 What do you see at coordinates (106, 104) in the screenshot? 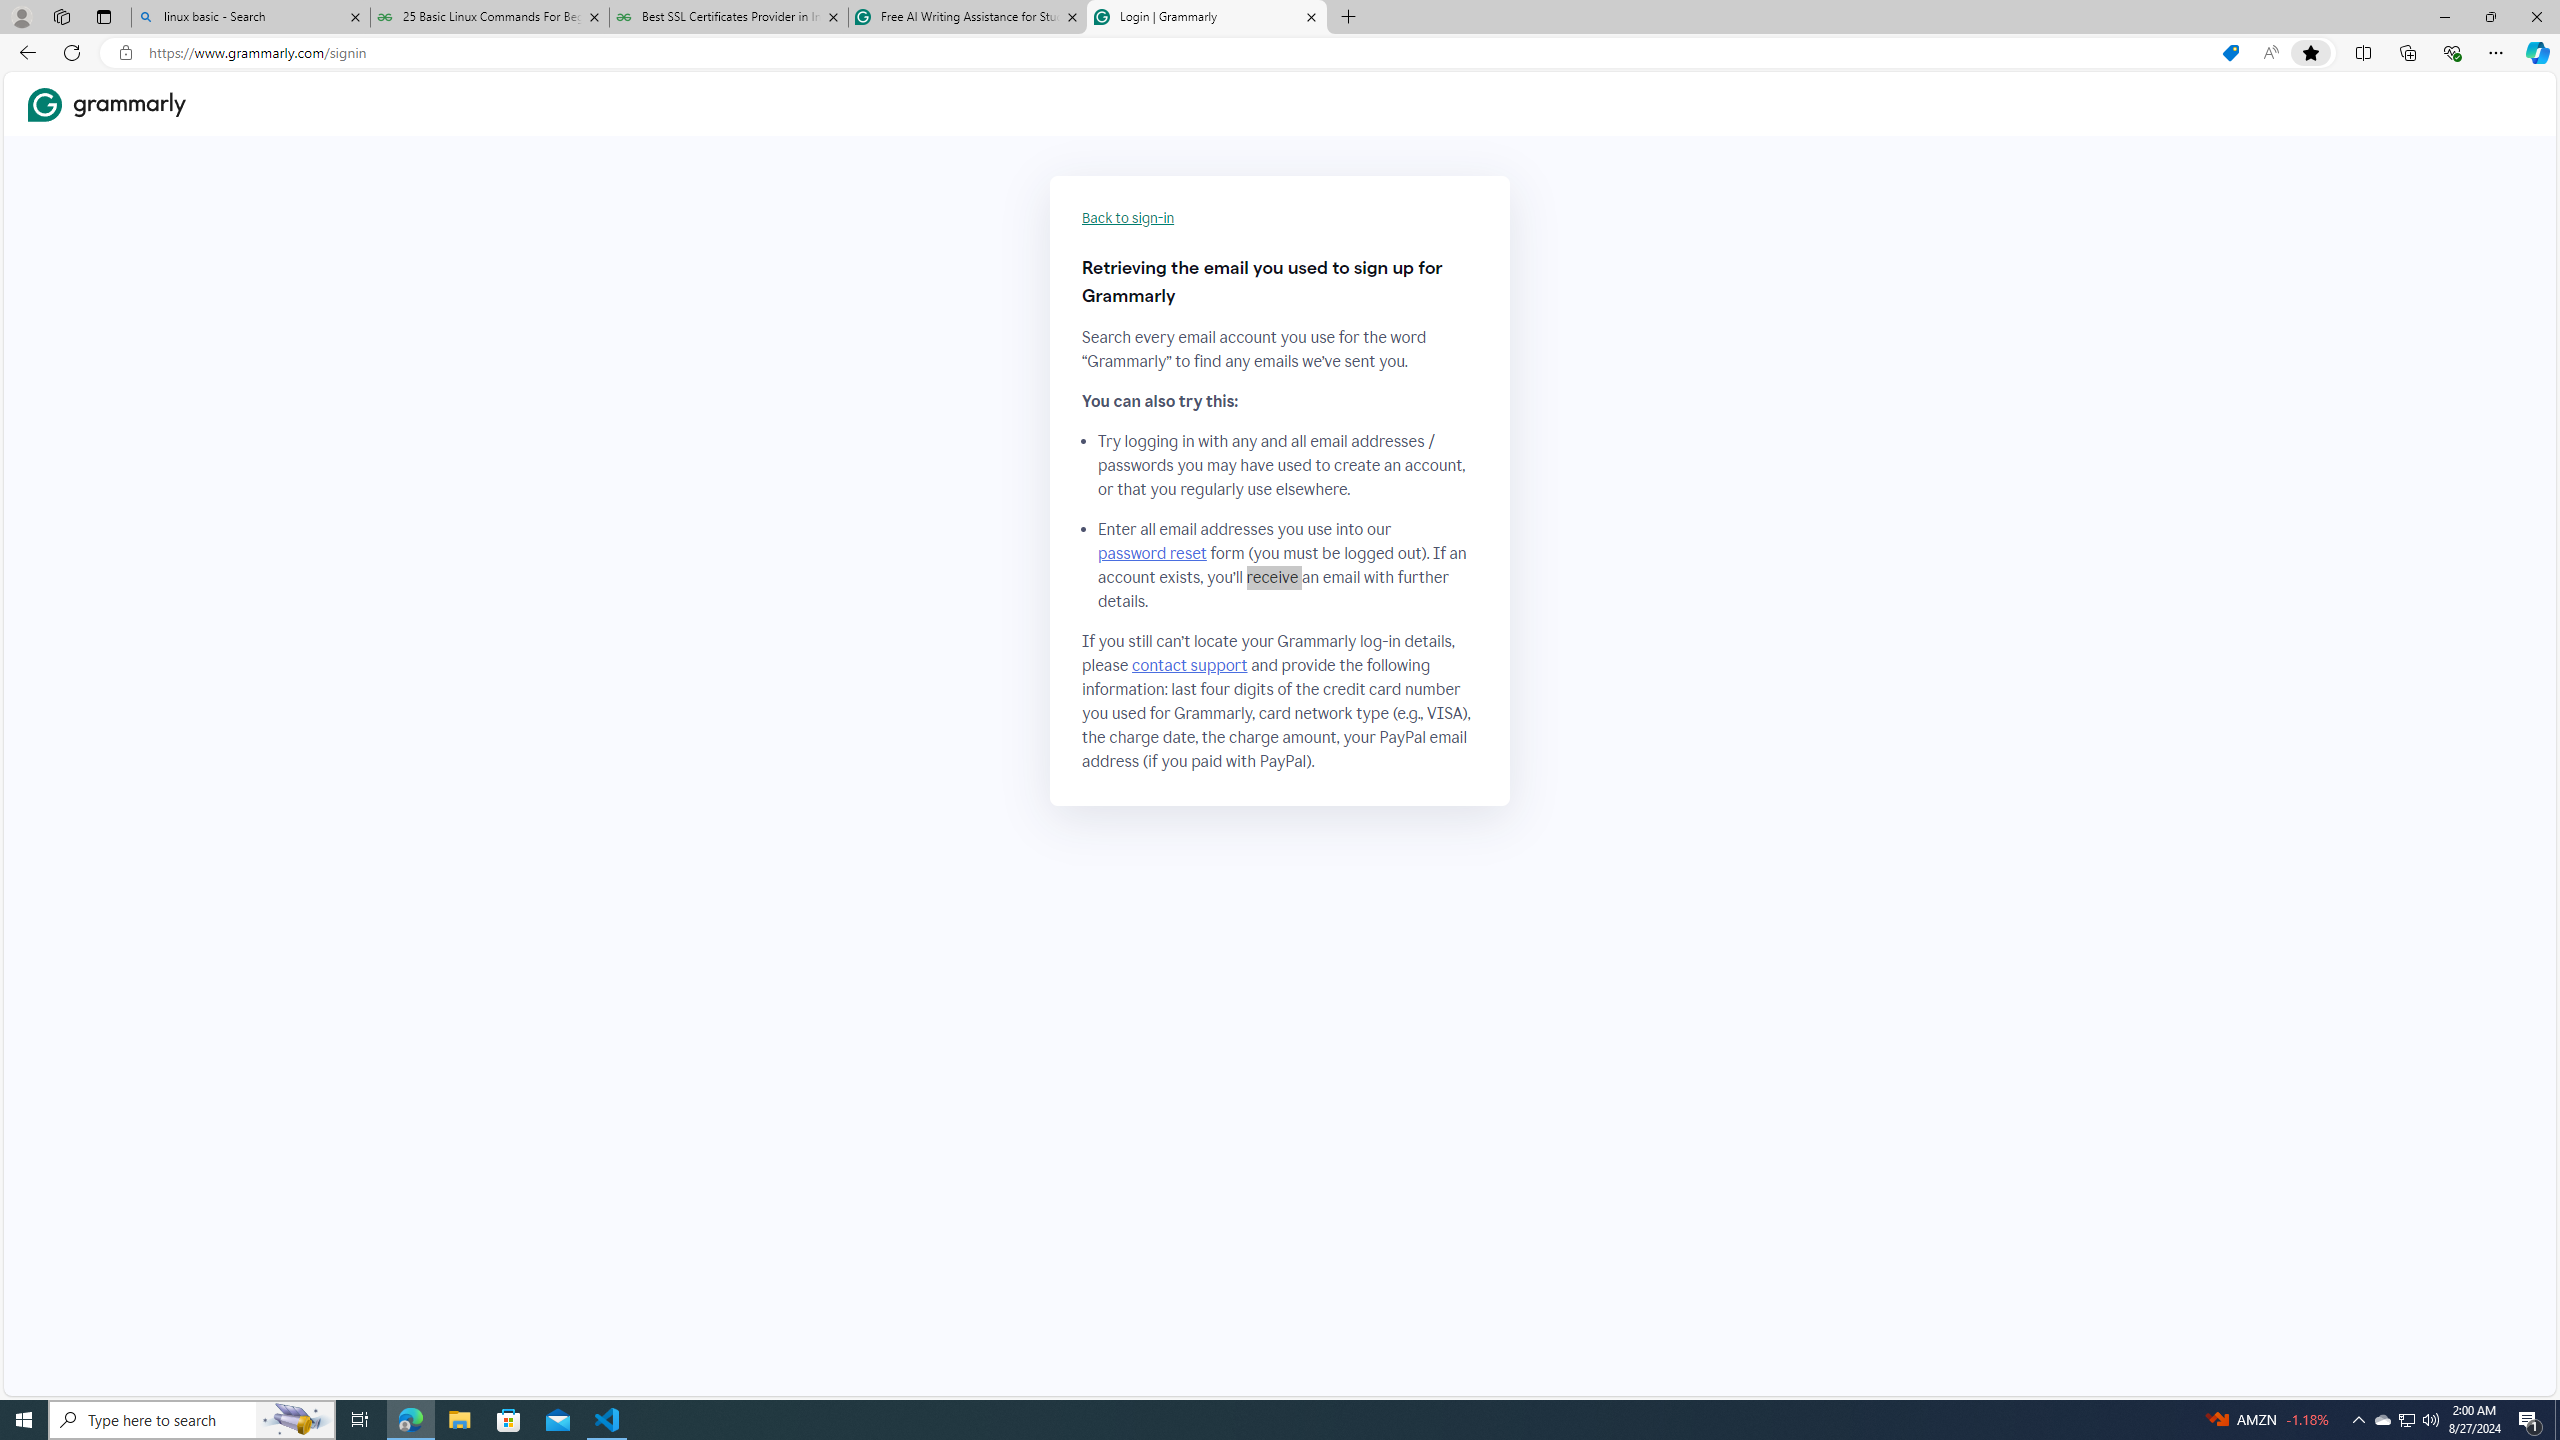
I see `'Grammarly Home'` at bounding box center [106, 104].